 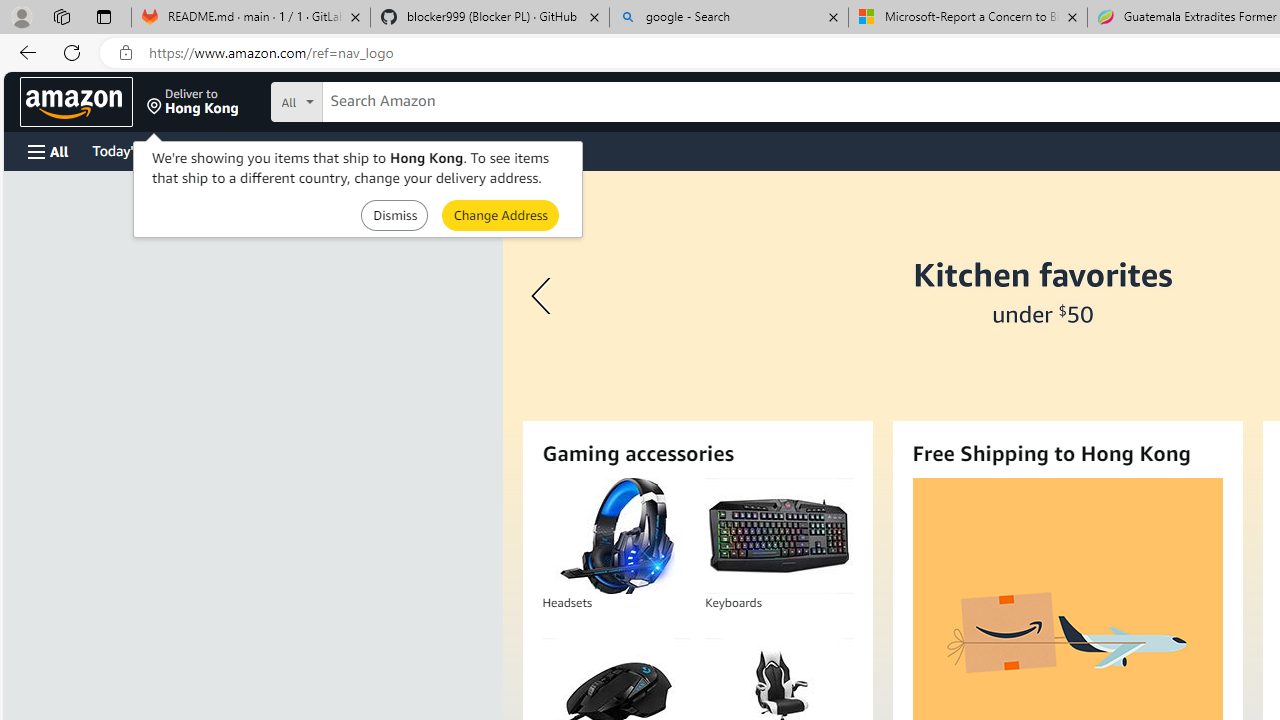 I want to click on 'Search in', so click(x=371, y=99).